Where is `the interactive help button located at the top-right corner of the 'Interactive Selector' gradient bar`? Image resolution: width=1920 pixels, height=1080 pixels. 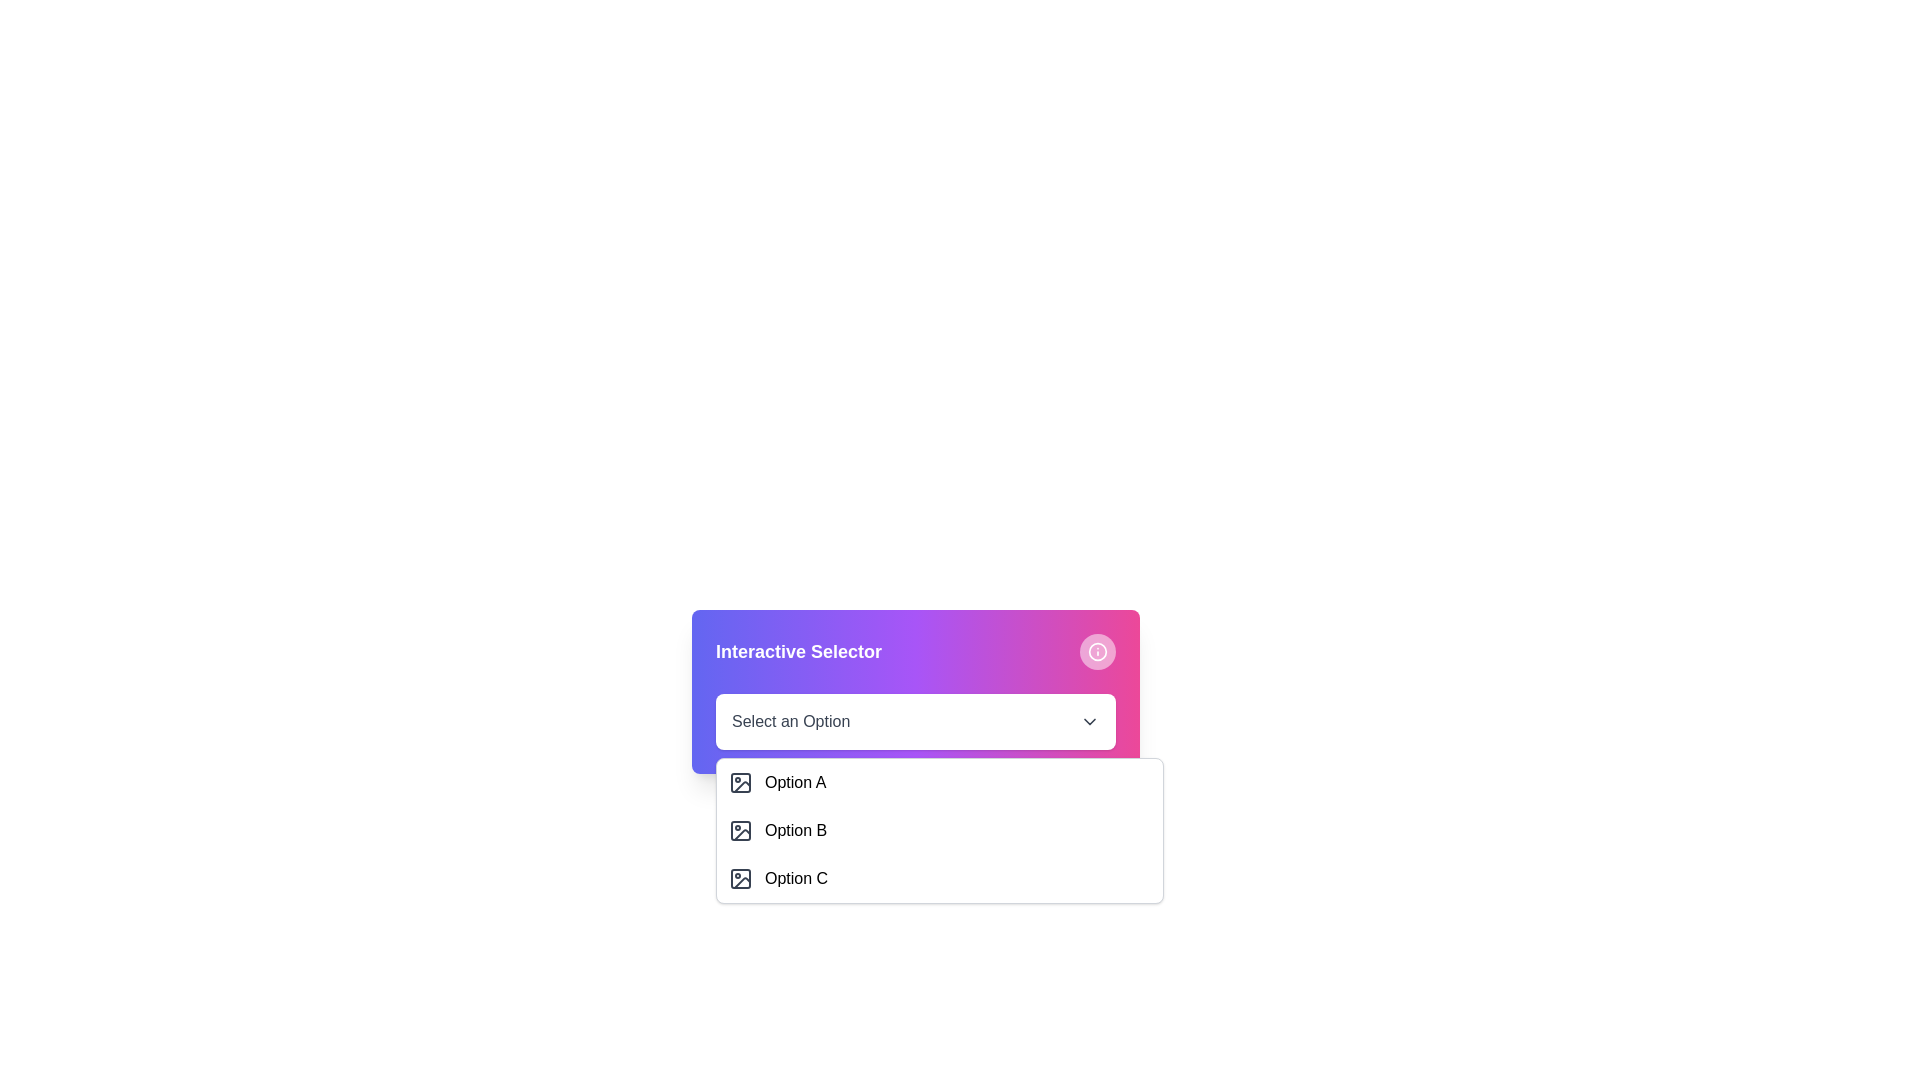 the interactive help button located at the top-right corner of the 'Interactive Selector' gradient bar is located at coordinates (1097, 651).